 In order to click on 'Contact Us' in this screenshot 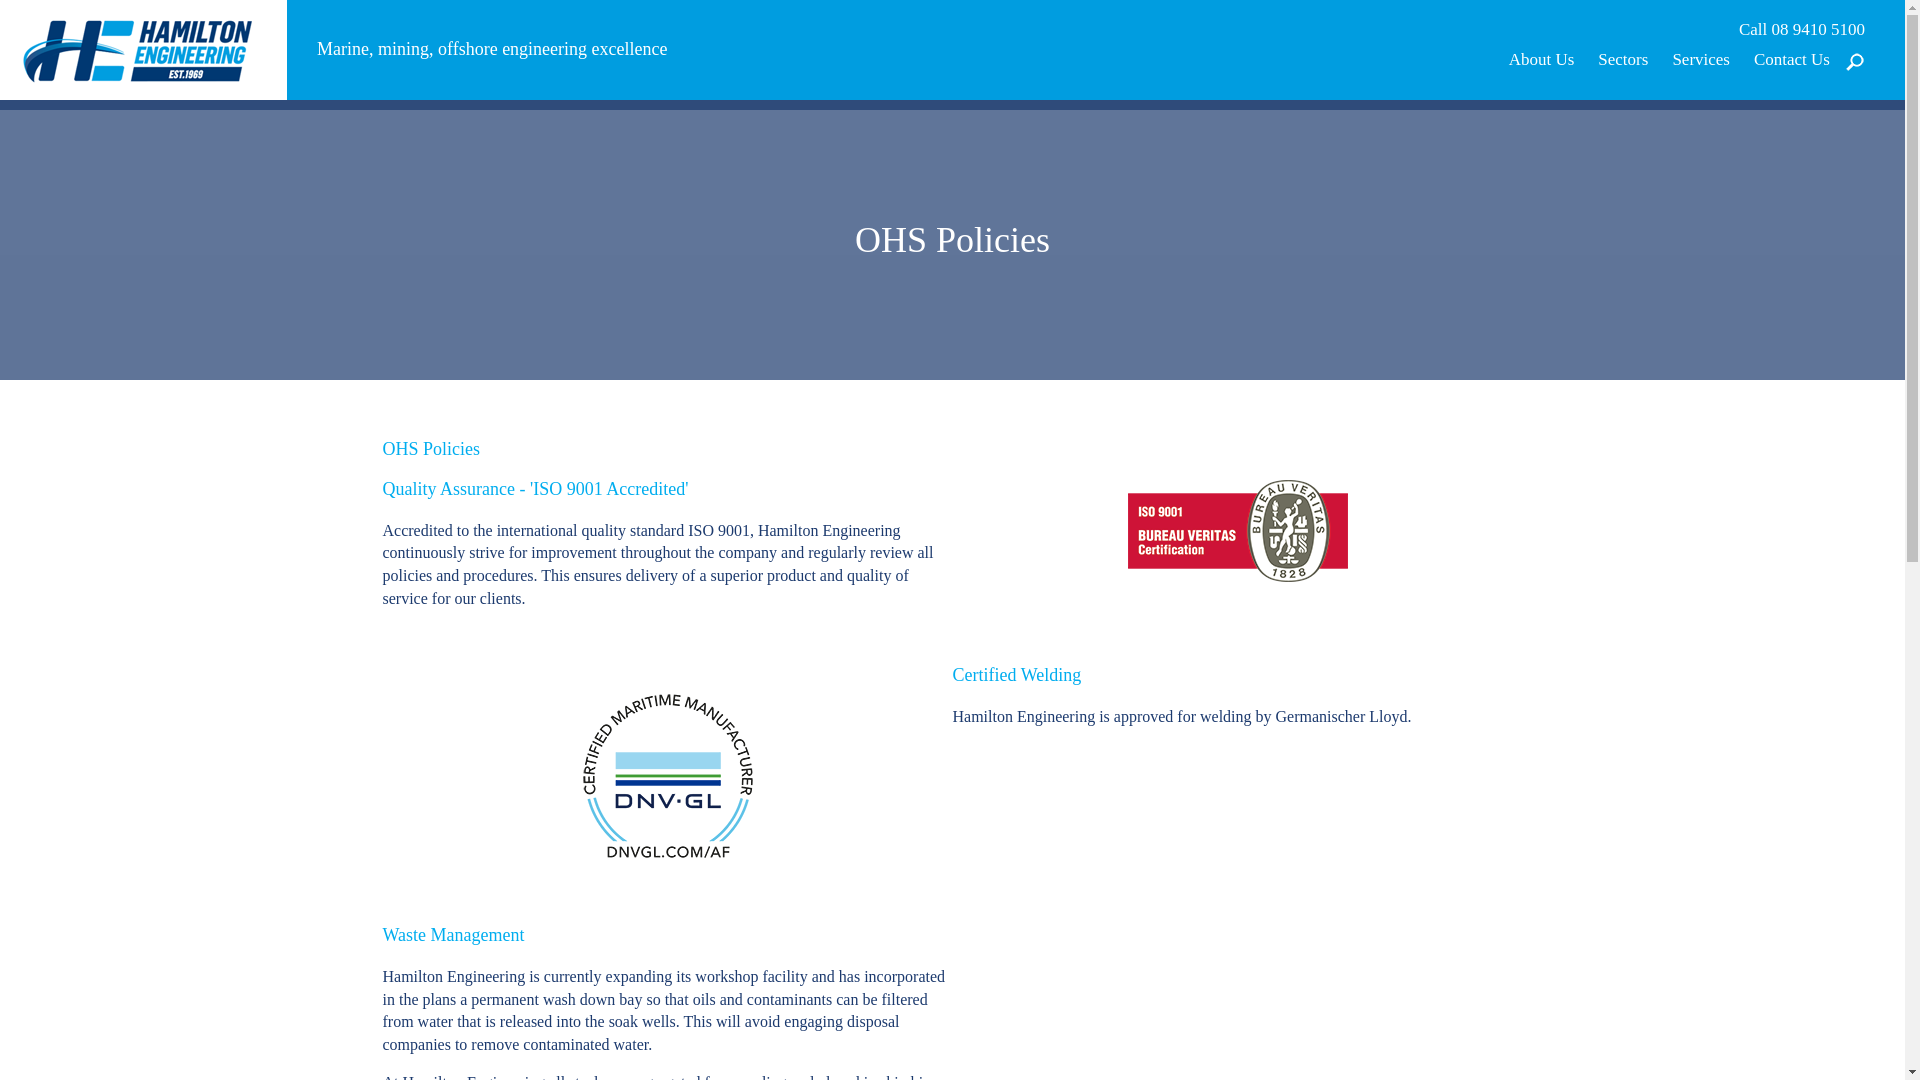, I will do `click(1791, 58)`.